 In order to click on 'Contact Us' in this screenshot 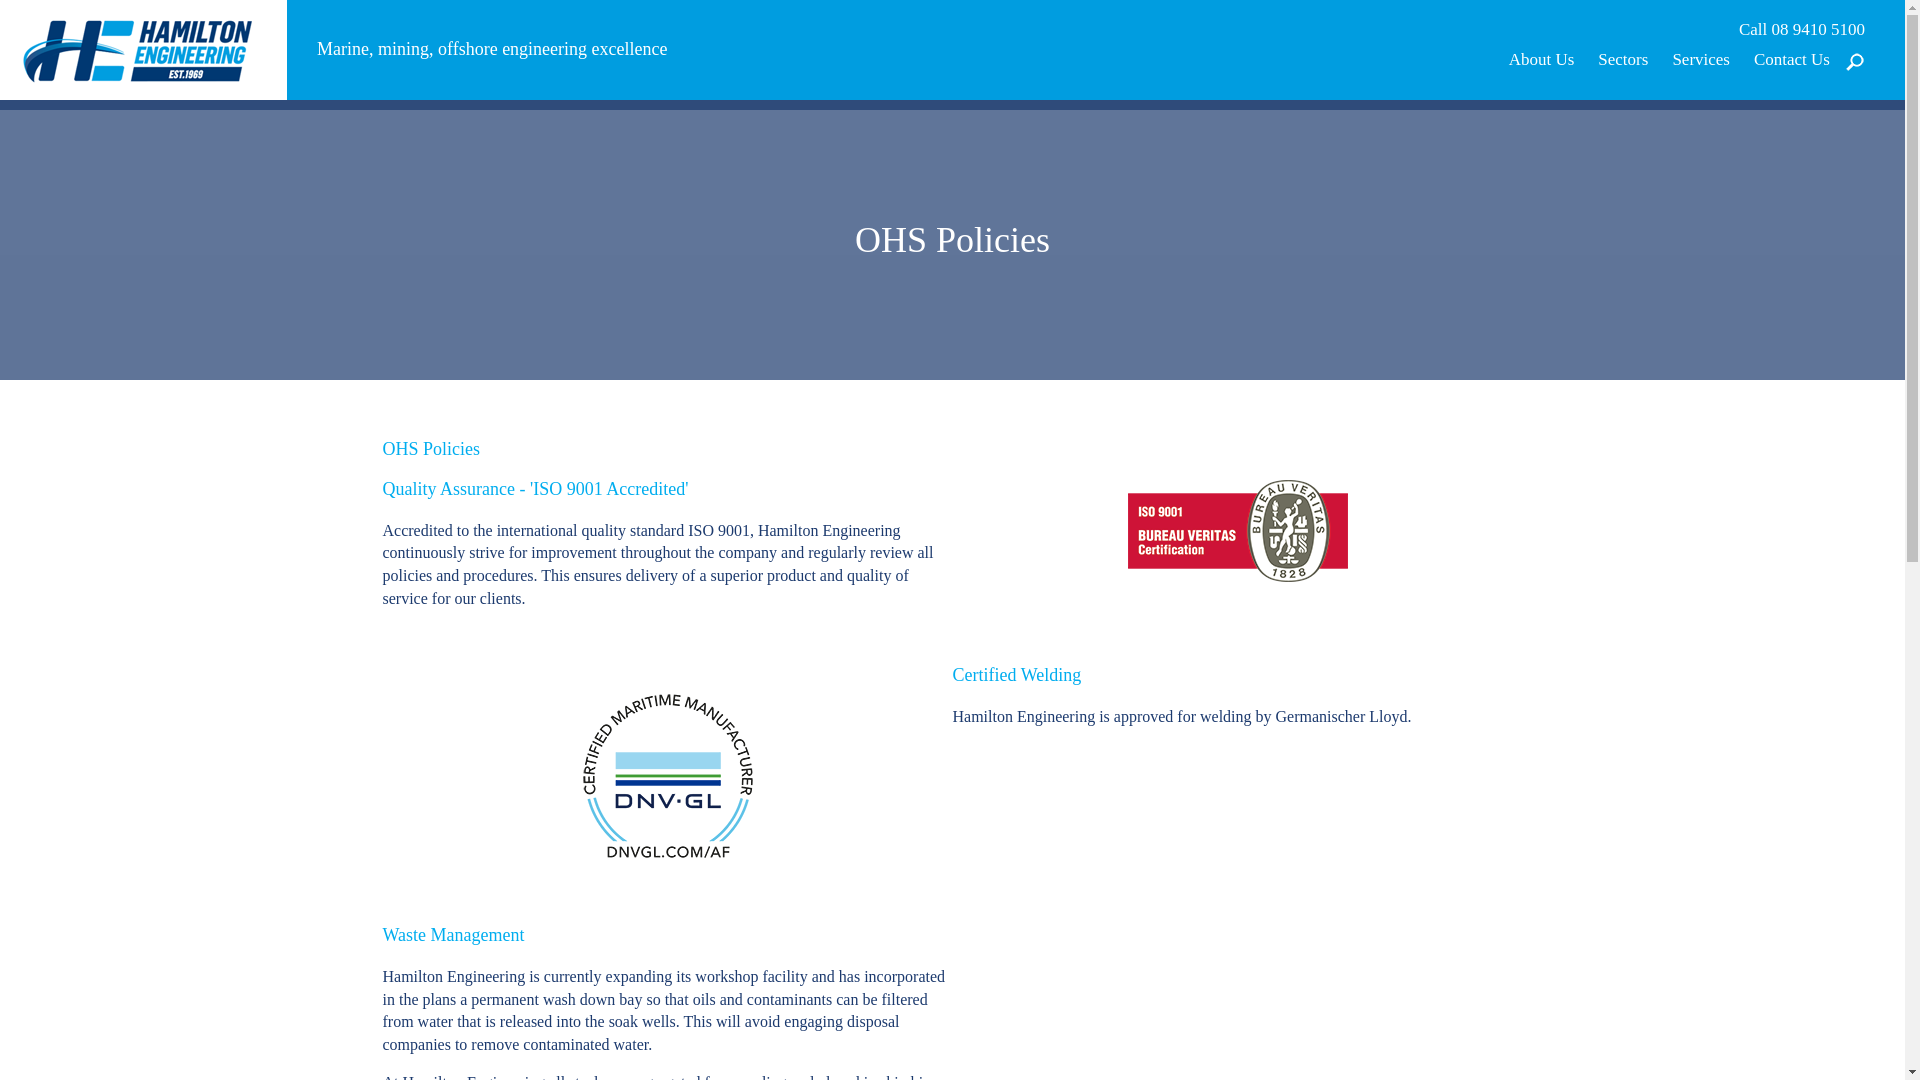, I will do `click(1791, 58)`.